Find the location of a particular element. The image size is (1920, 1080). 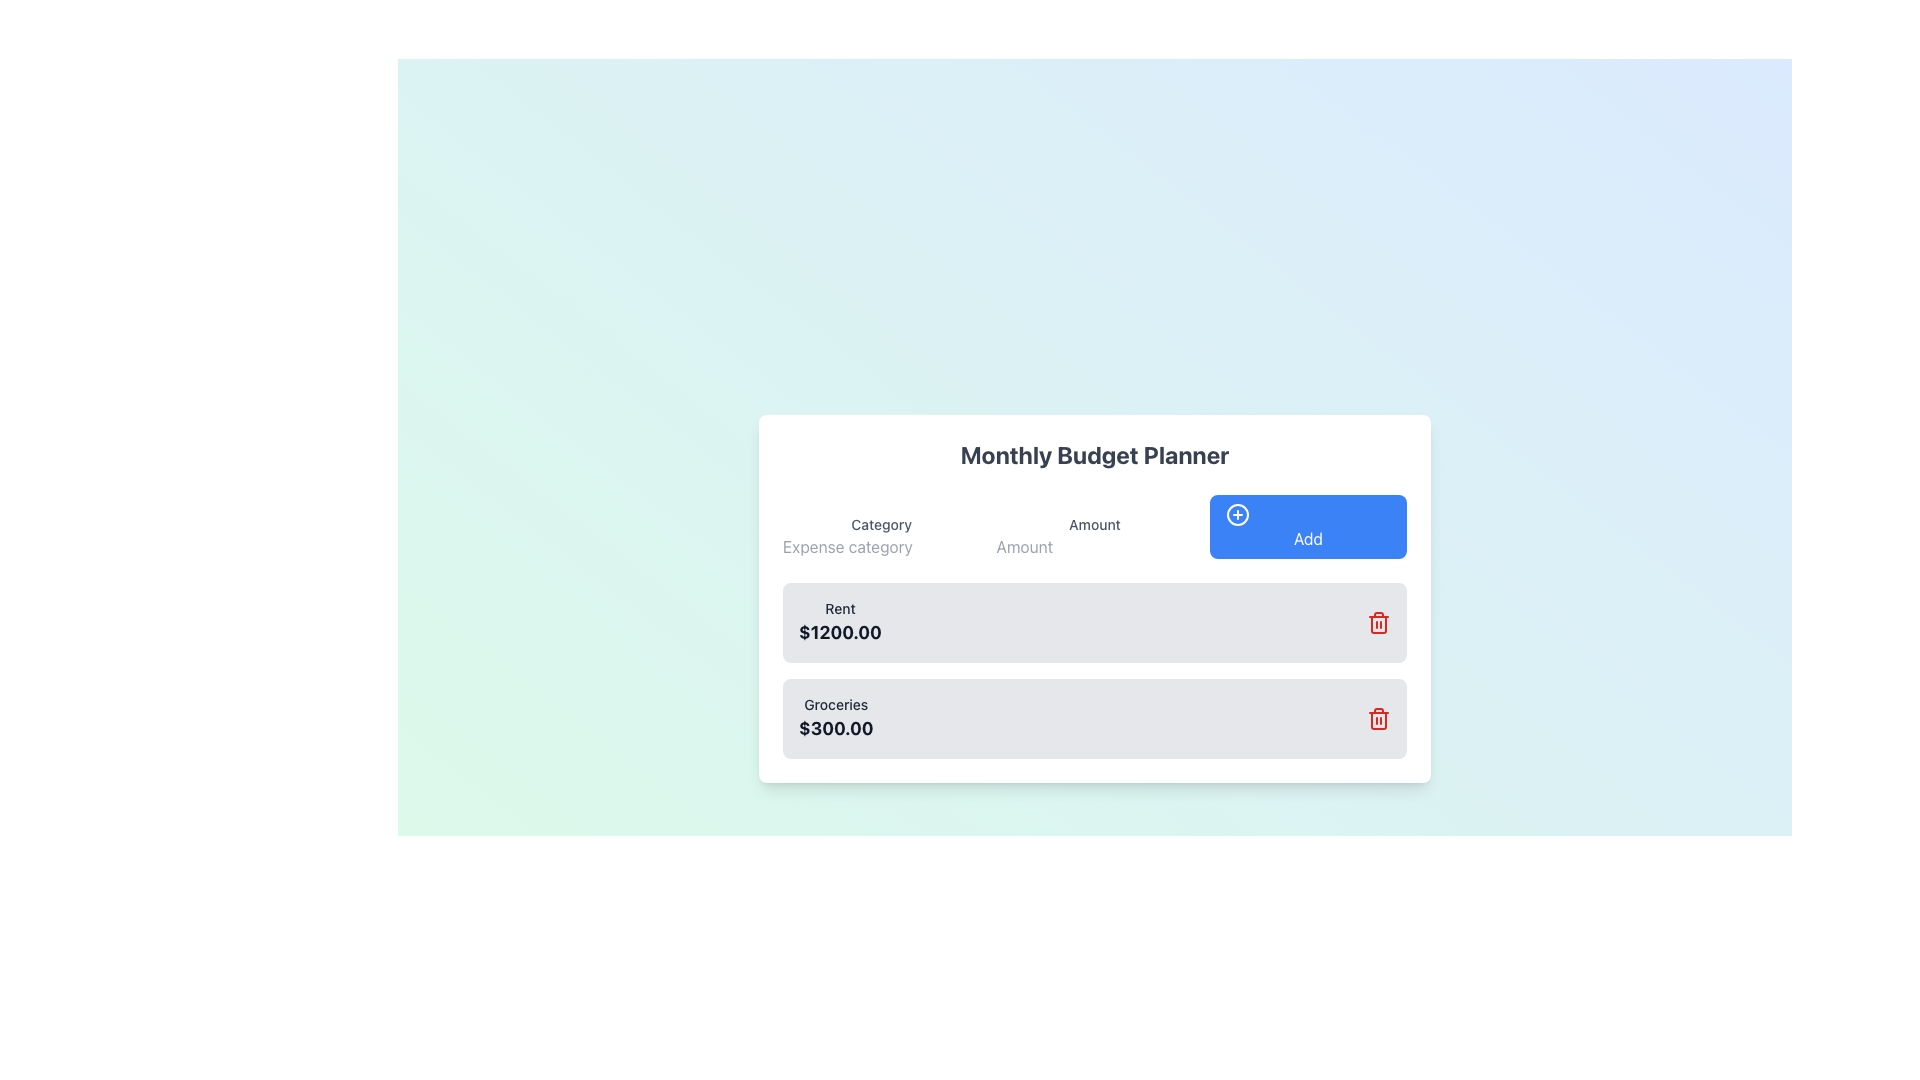

the text label displaying 'Monthly Budget Planner', which is prominently located at the top of the budgeting interface pane is located at coordinates (1093, 455).